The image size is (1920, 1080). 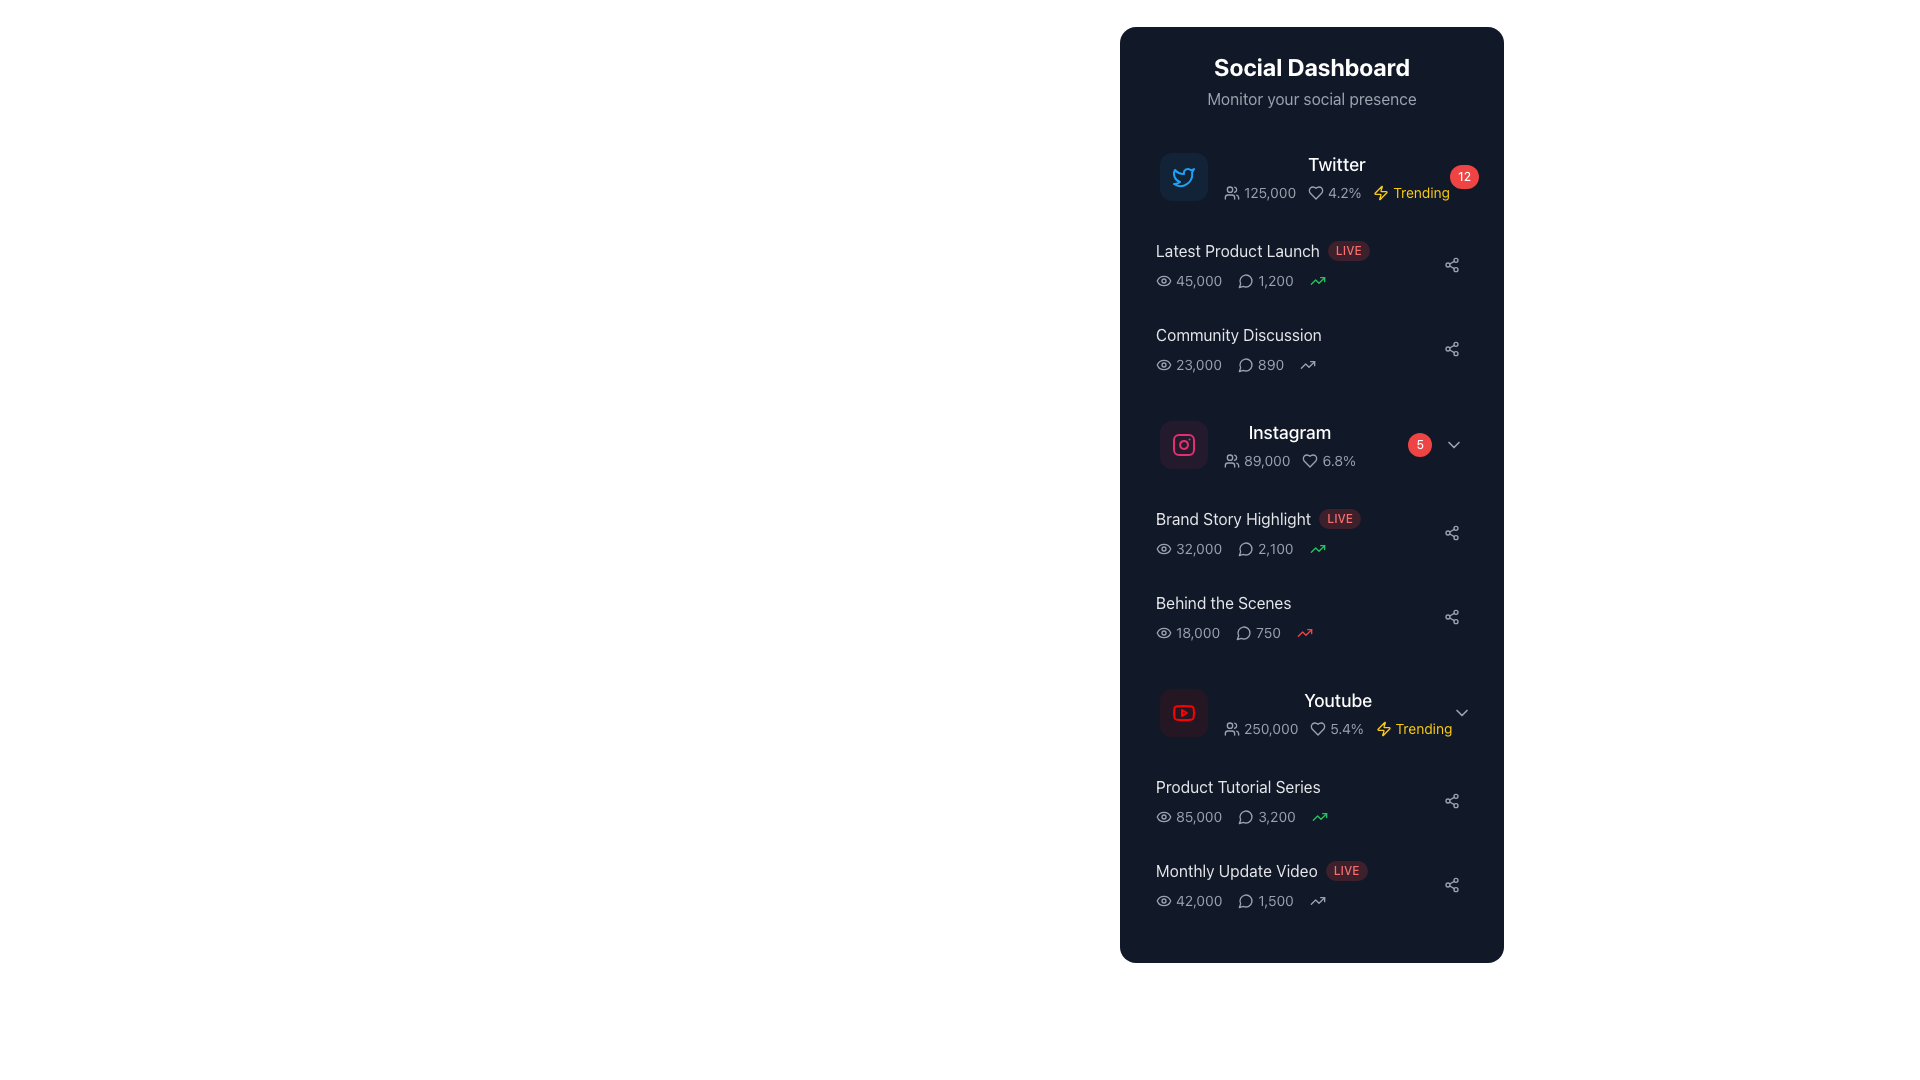 What do you see at coordinates (1222, 601) in the screenshot?
I see `the static text label displaying 'Behind the Scenes', which is located under the subtitle 'Instagram' and above the entry for 'YouTube'` at bounding box center [1222, 601].